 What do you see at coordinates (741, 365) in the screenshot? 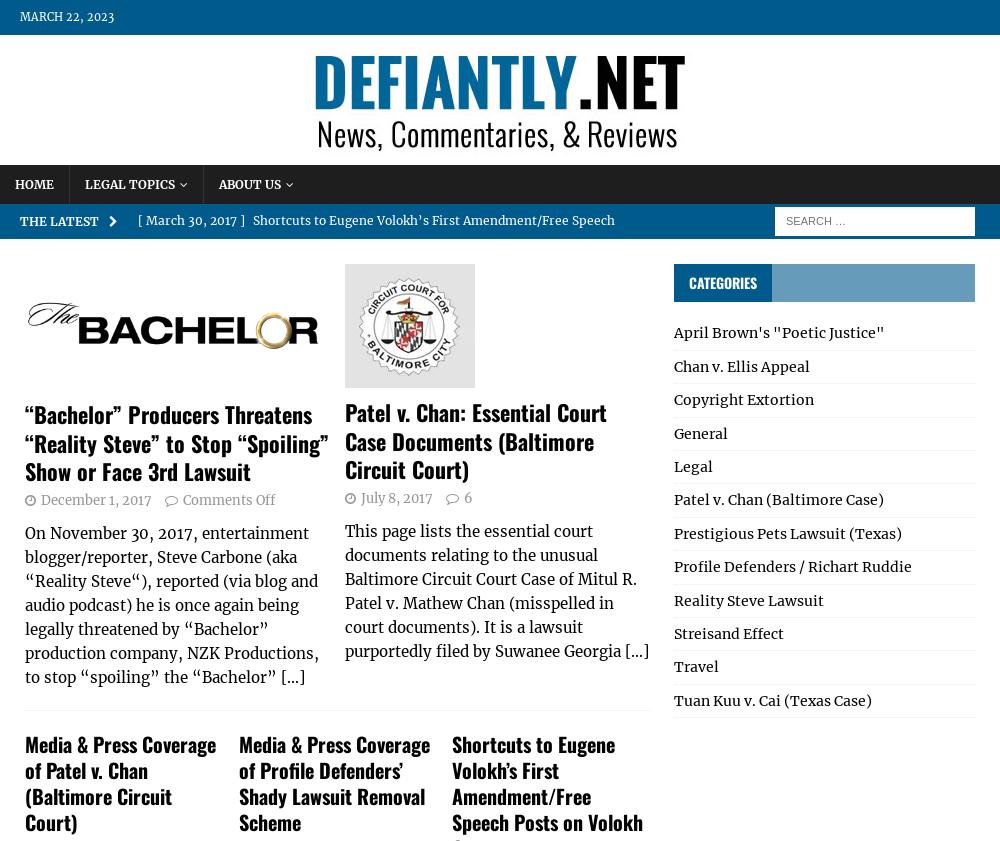
I see `'Chan v. Ellis Appeal'` at bounding box center [741, 365].